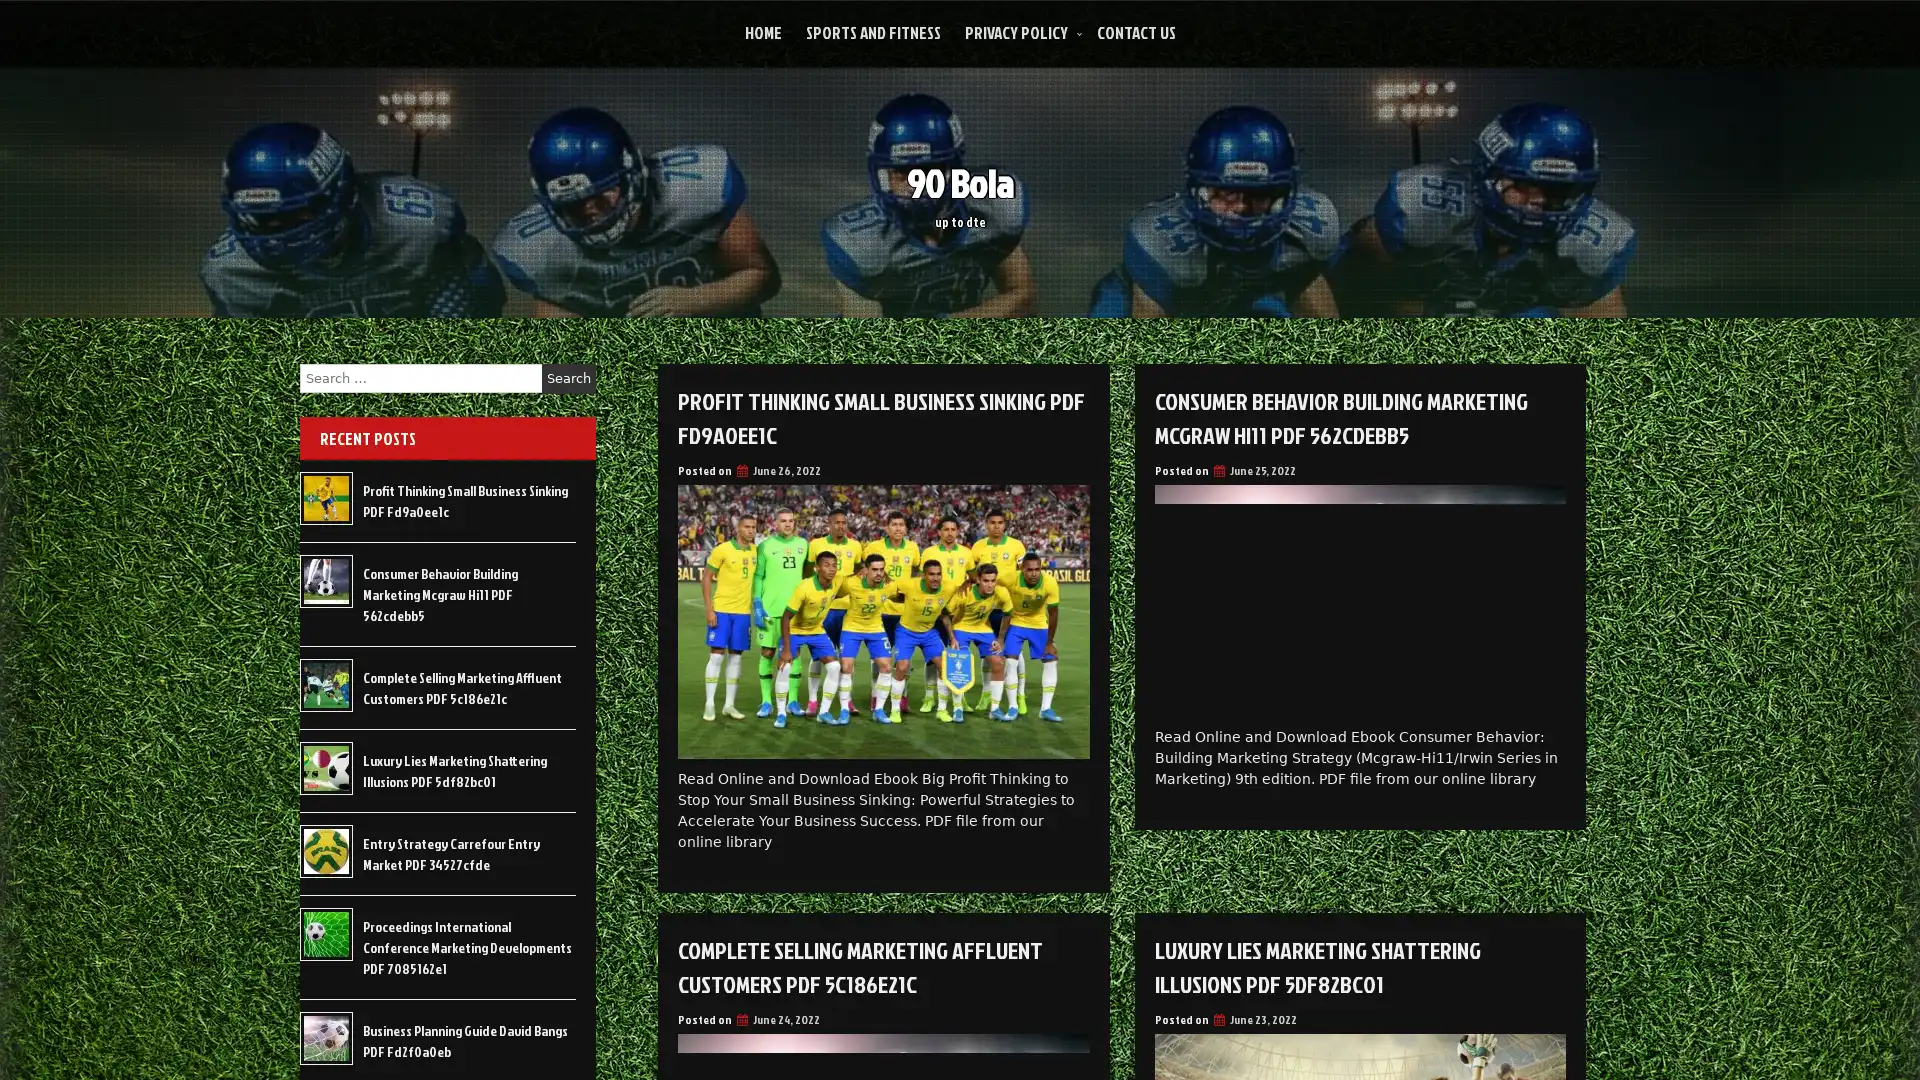 Image resolution: width=1920 pixels, height=1080 pixels. I want to click on Search, so click(568, 378).